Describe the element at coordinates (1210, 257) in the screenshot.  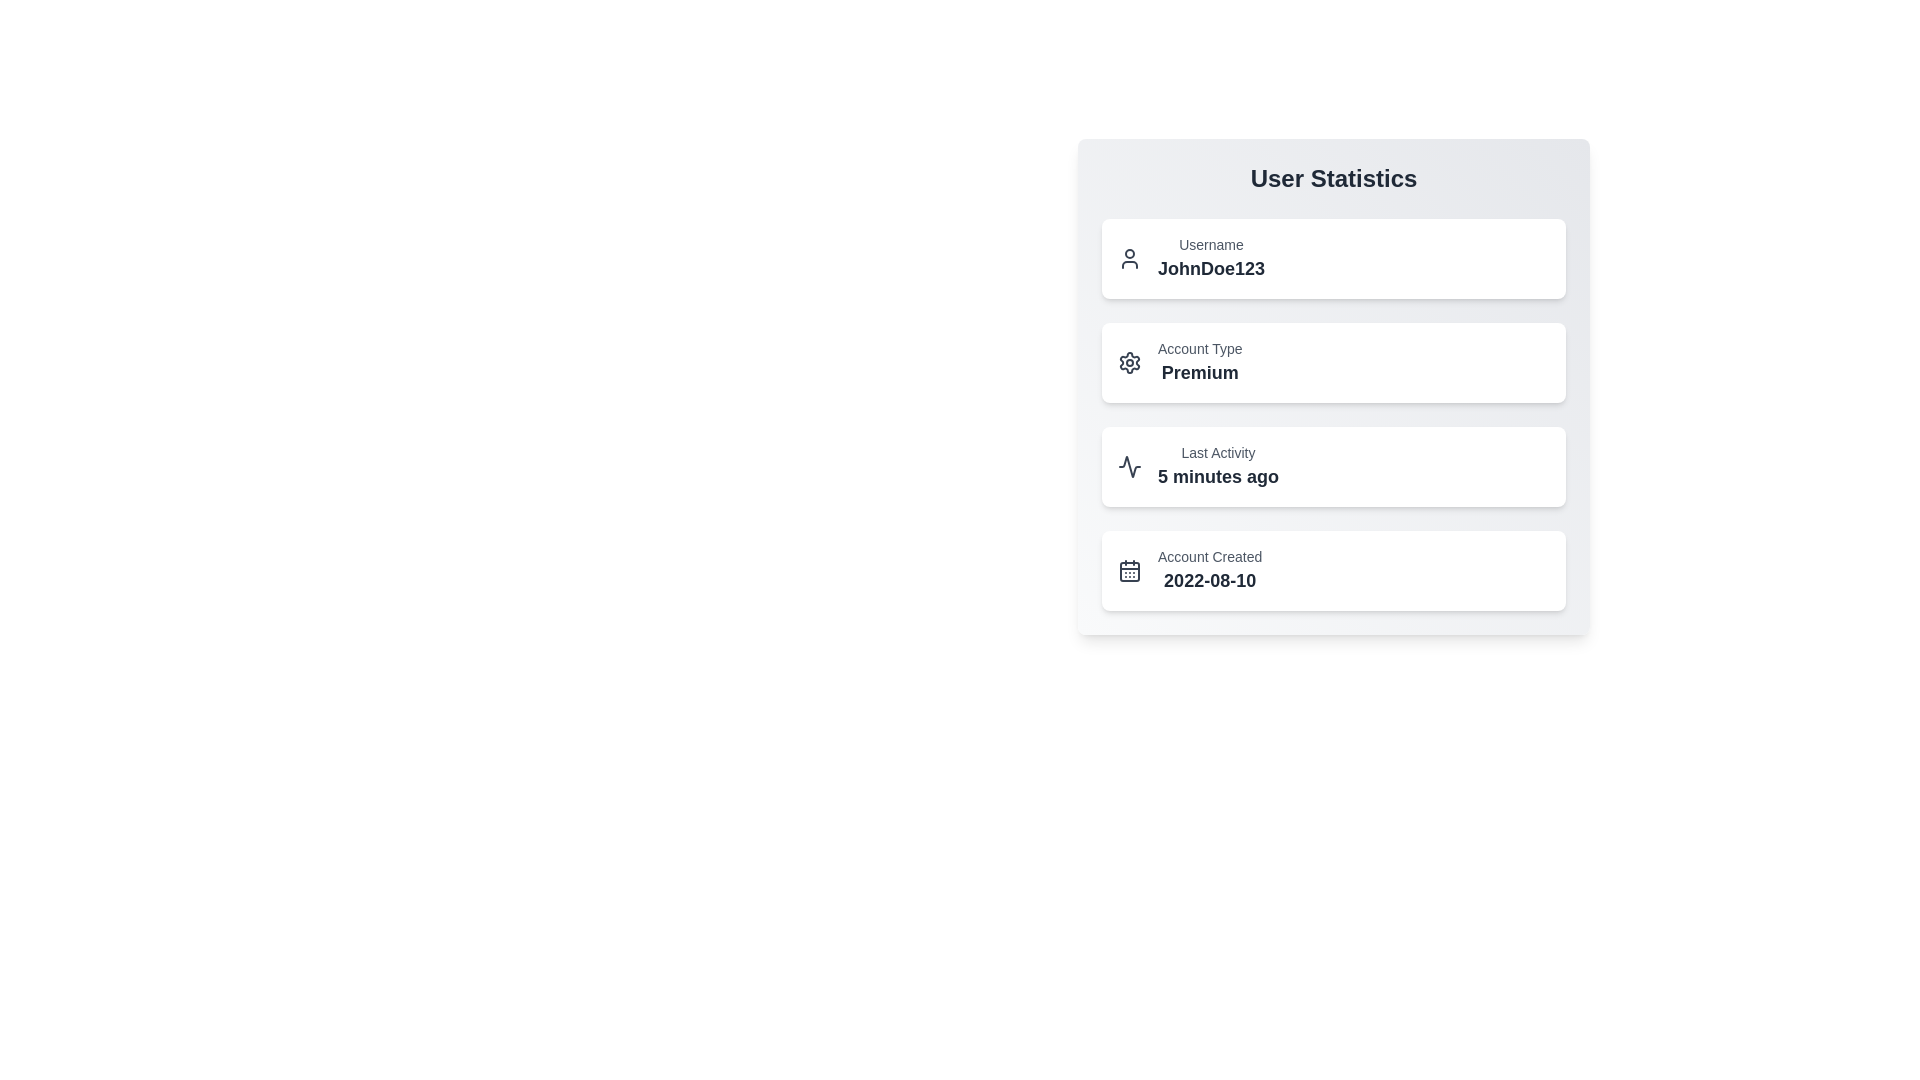
I see `text content of the username display labeled 'Username' showing 'JohnDoe123', located in the User Statistics section on the first card` at that location.